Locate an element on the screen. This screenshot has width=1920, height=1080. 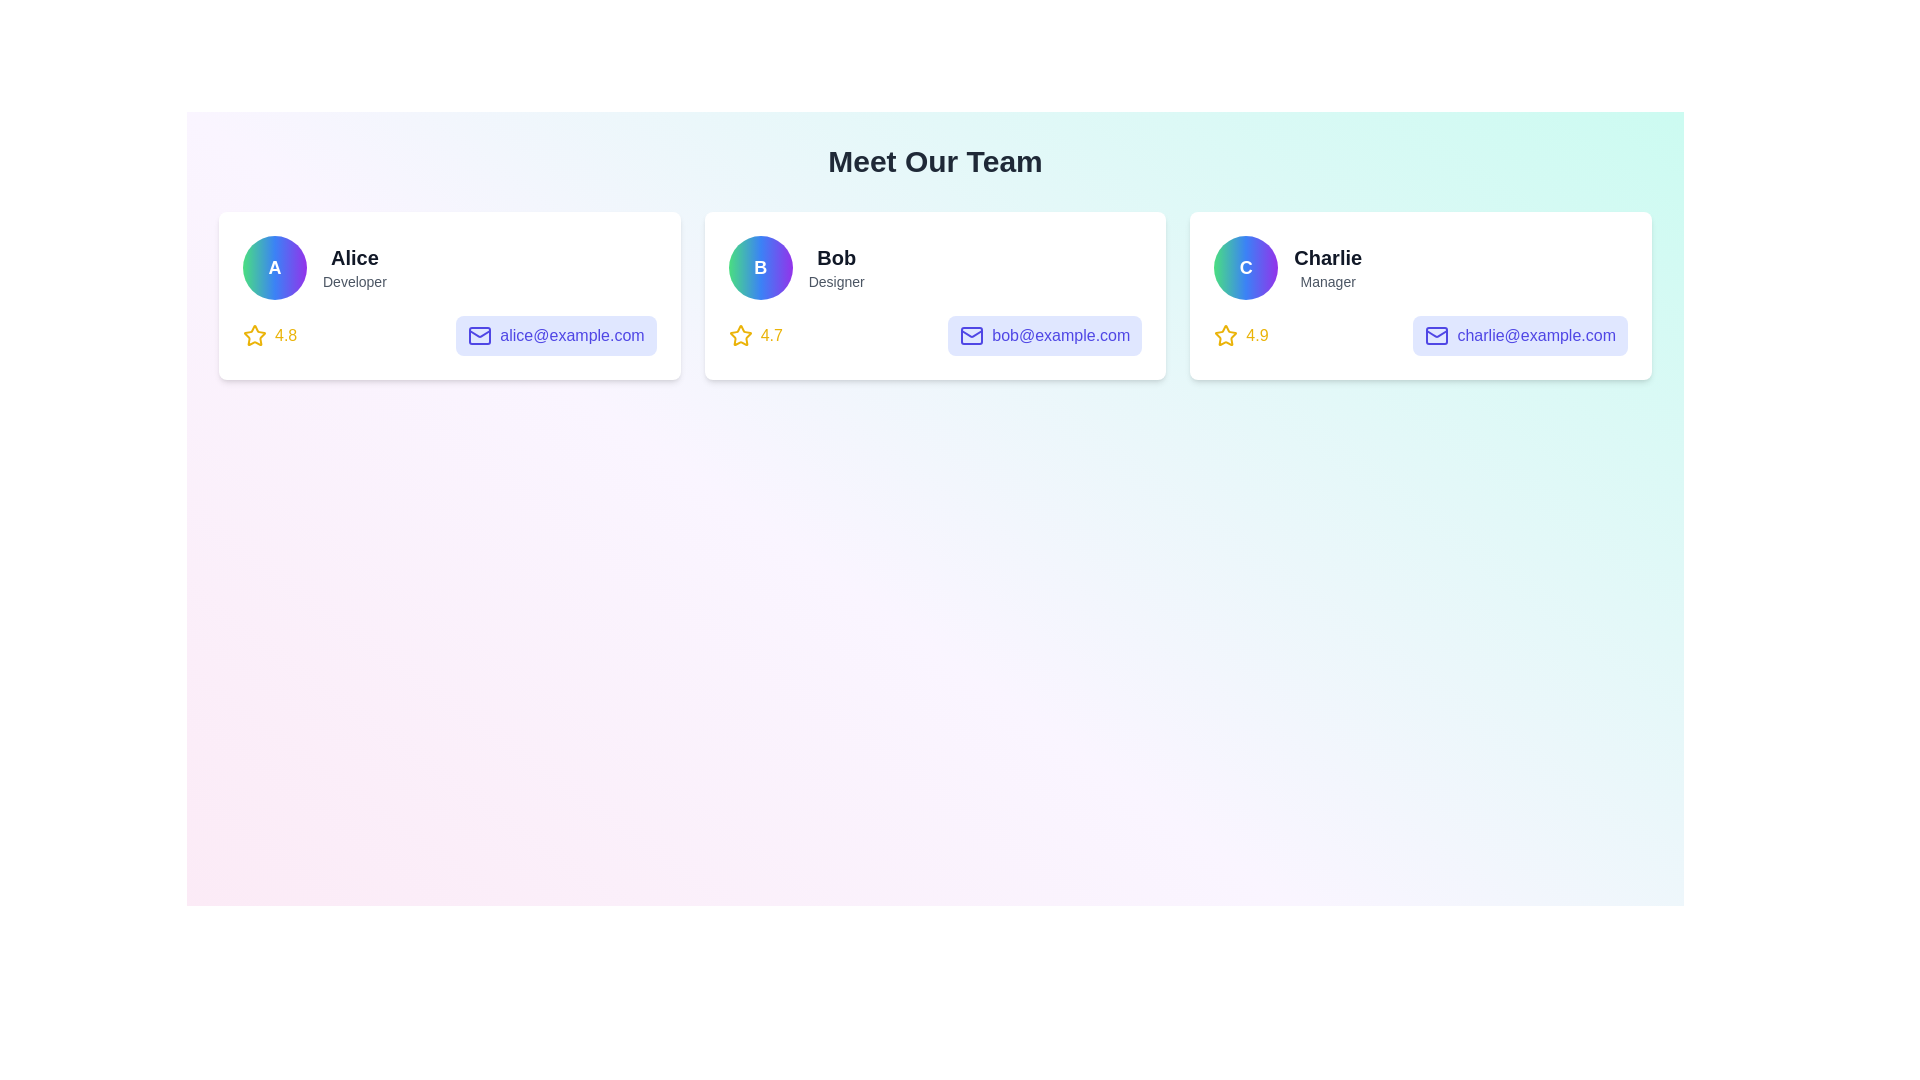
the circular profile icon representing 'Alice' located at the leftmost side of the card displaying her information is located at coordinates (273, 266).